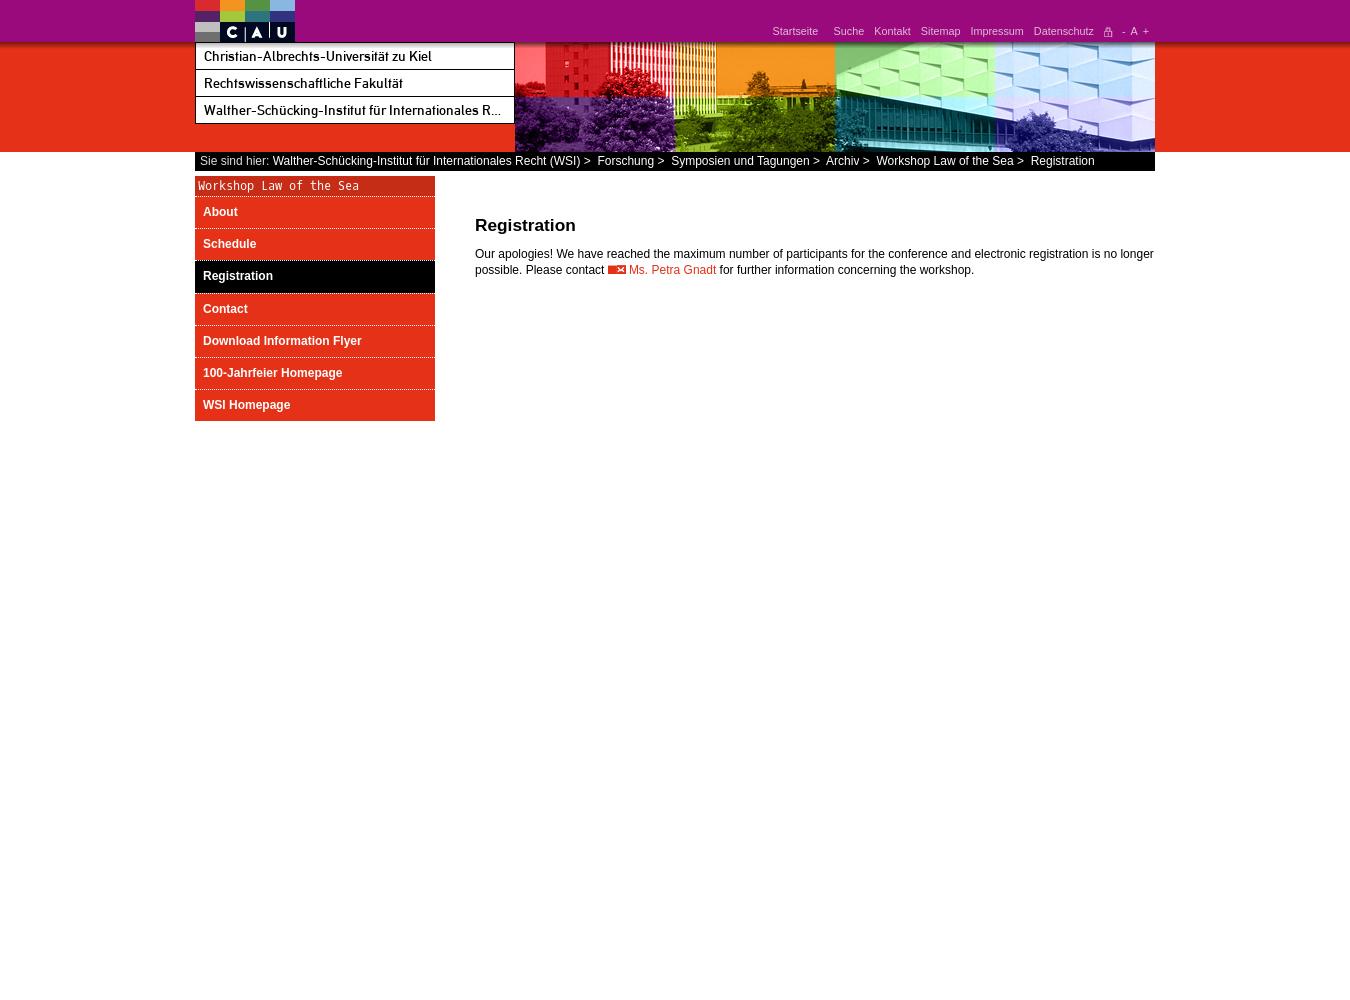 This screenshot has width=1350, height=1000. Describe the element at coordinates (842, 161) in the screenshot. I see `'Archiv'` at that location.